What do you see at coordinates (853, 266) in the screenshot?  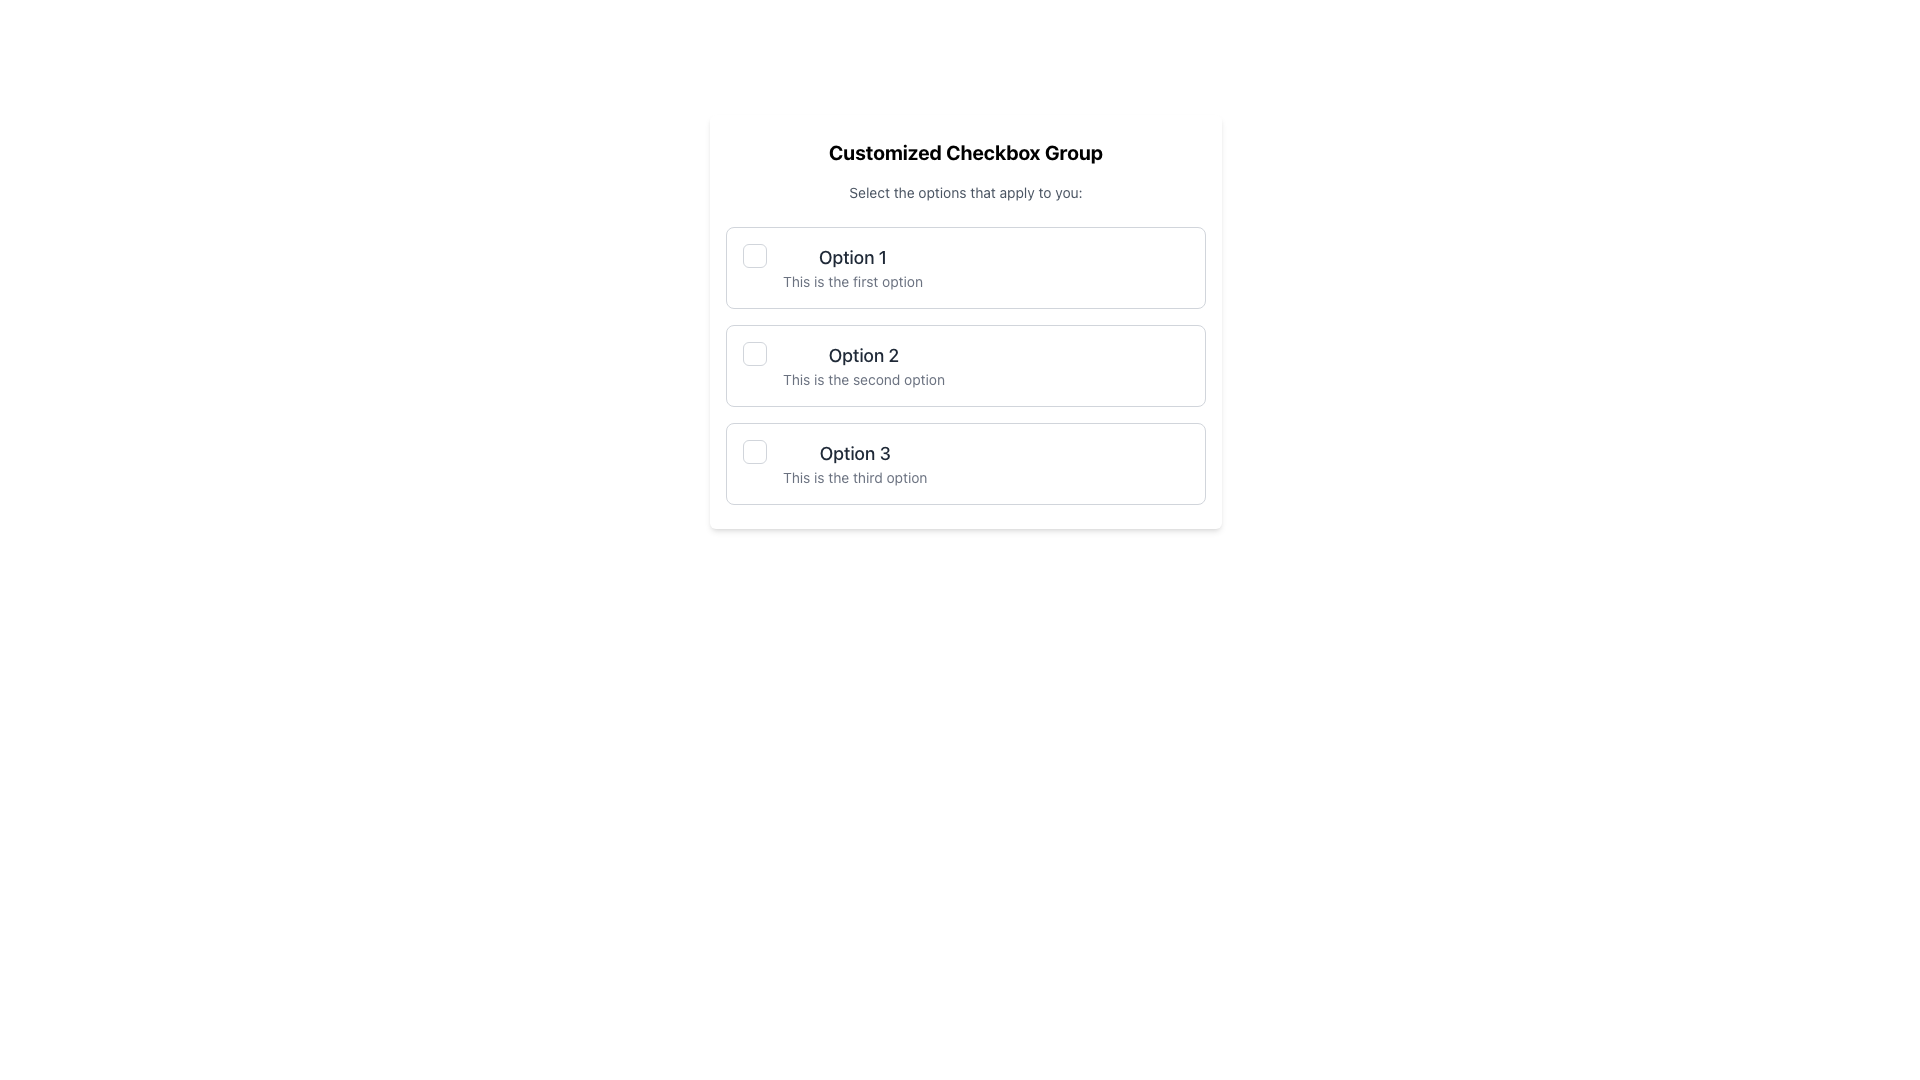 I see `text content of the description for the first selectable option in the checkbox group, which is located immediately to the right of the checkbox` at bounding box center [853, 266].